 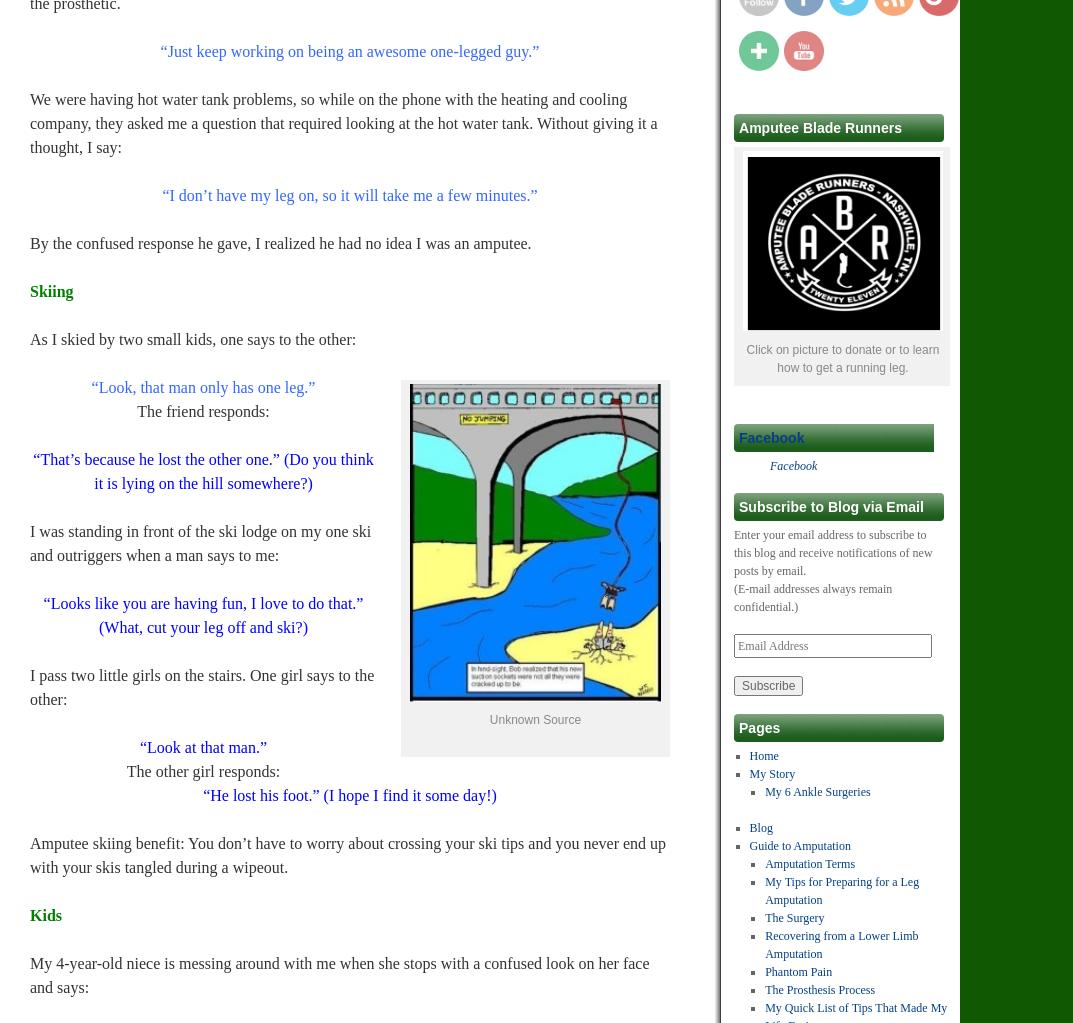 I want to click on 'Amputation Terms', so click(x=810, y=863).